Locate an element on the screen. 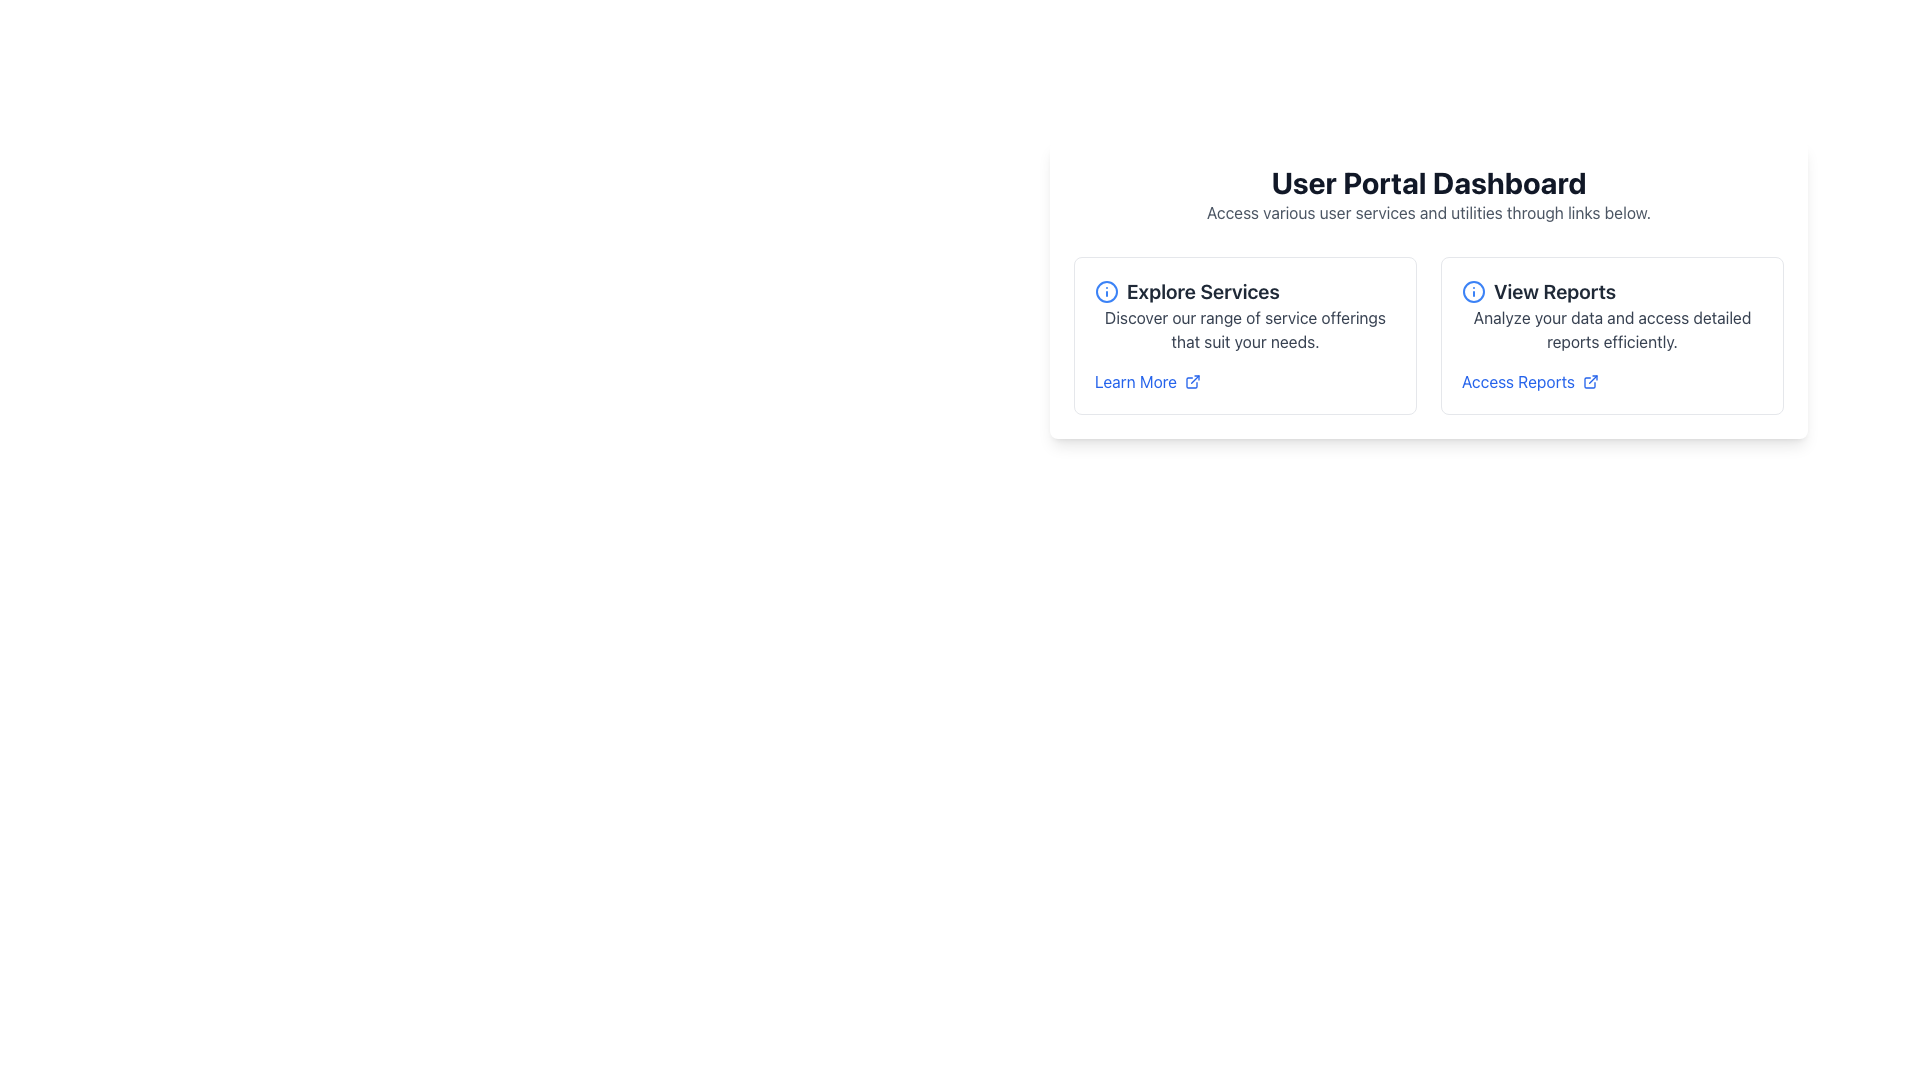 The height and width of the screenshot is (1080, 1920). the informational icon located to the left of the 'Explore Services' heading, which suggests additional details or context is located at coordinates (1106, 292).